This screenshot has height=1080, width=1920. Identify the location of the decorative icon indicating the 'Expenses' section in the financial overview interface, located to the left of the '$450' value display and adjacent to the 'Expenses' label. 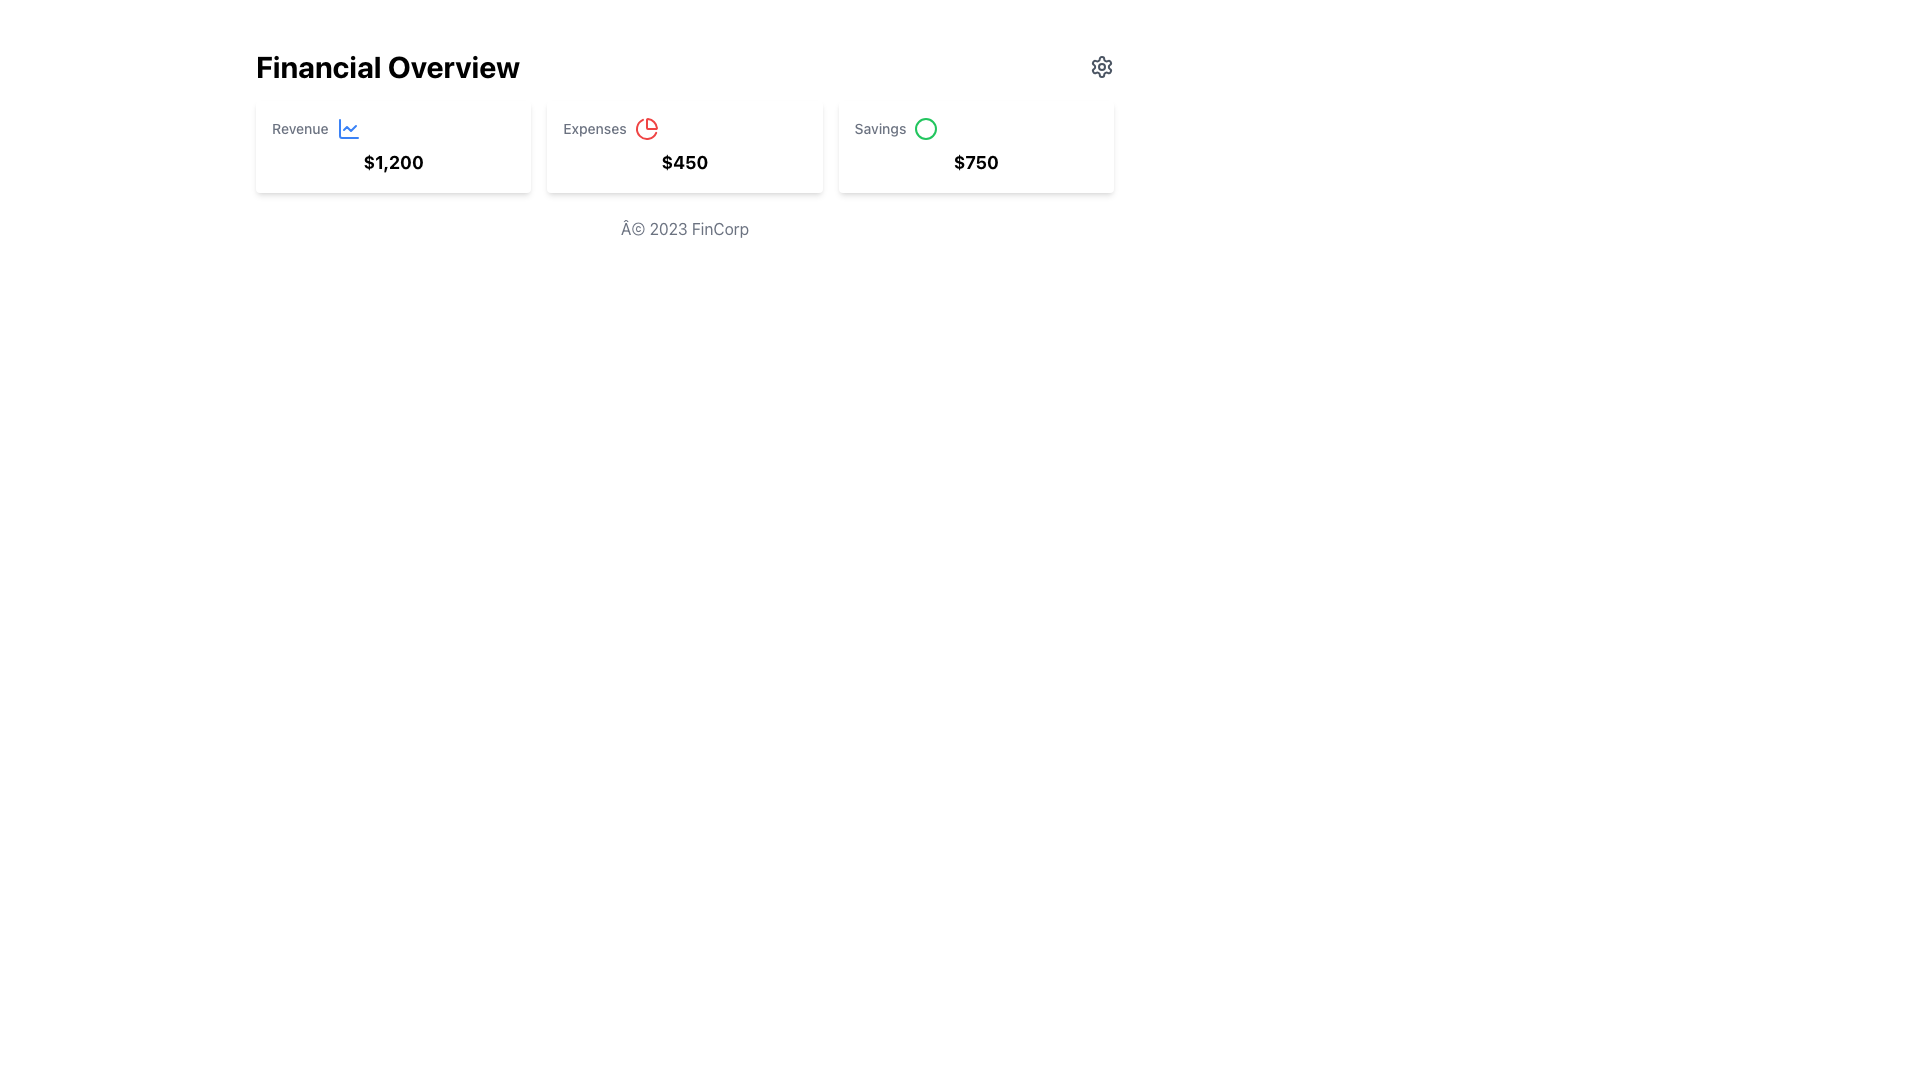
(646, 128).